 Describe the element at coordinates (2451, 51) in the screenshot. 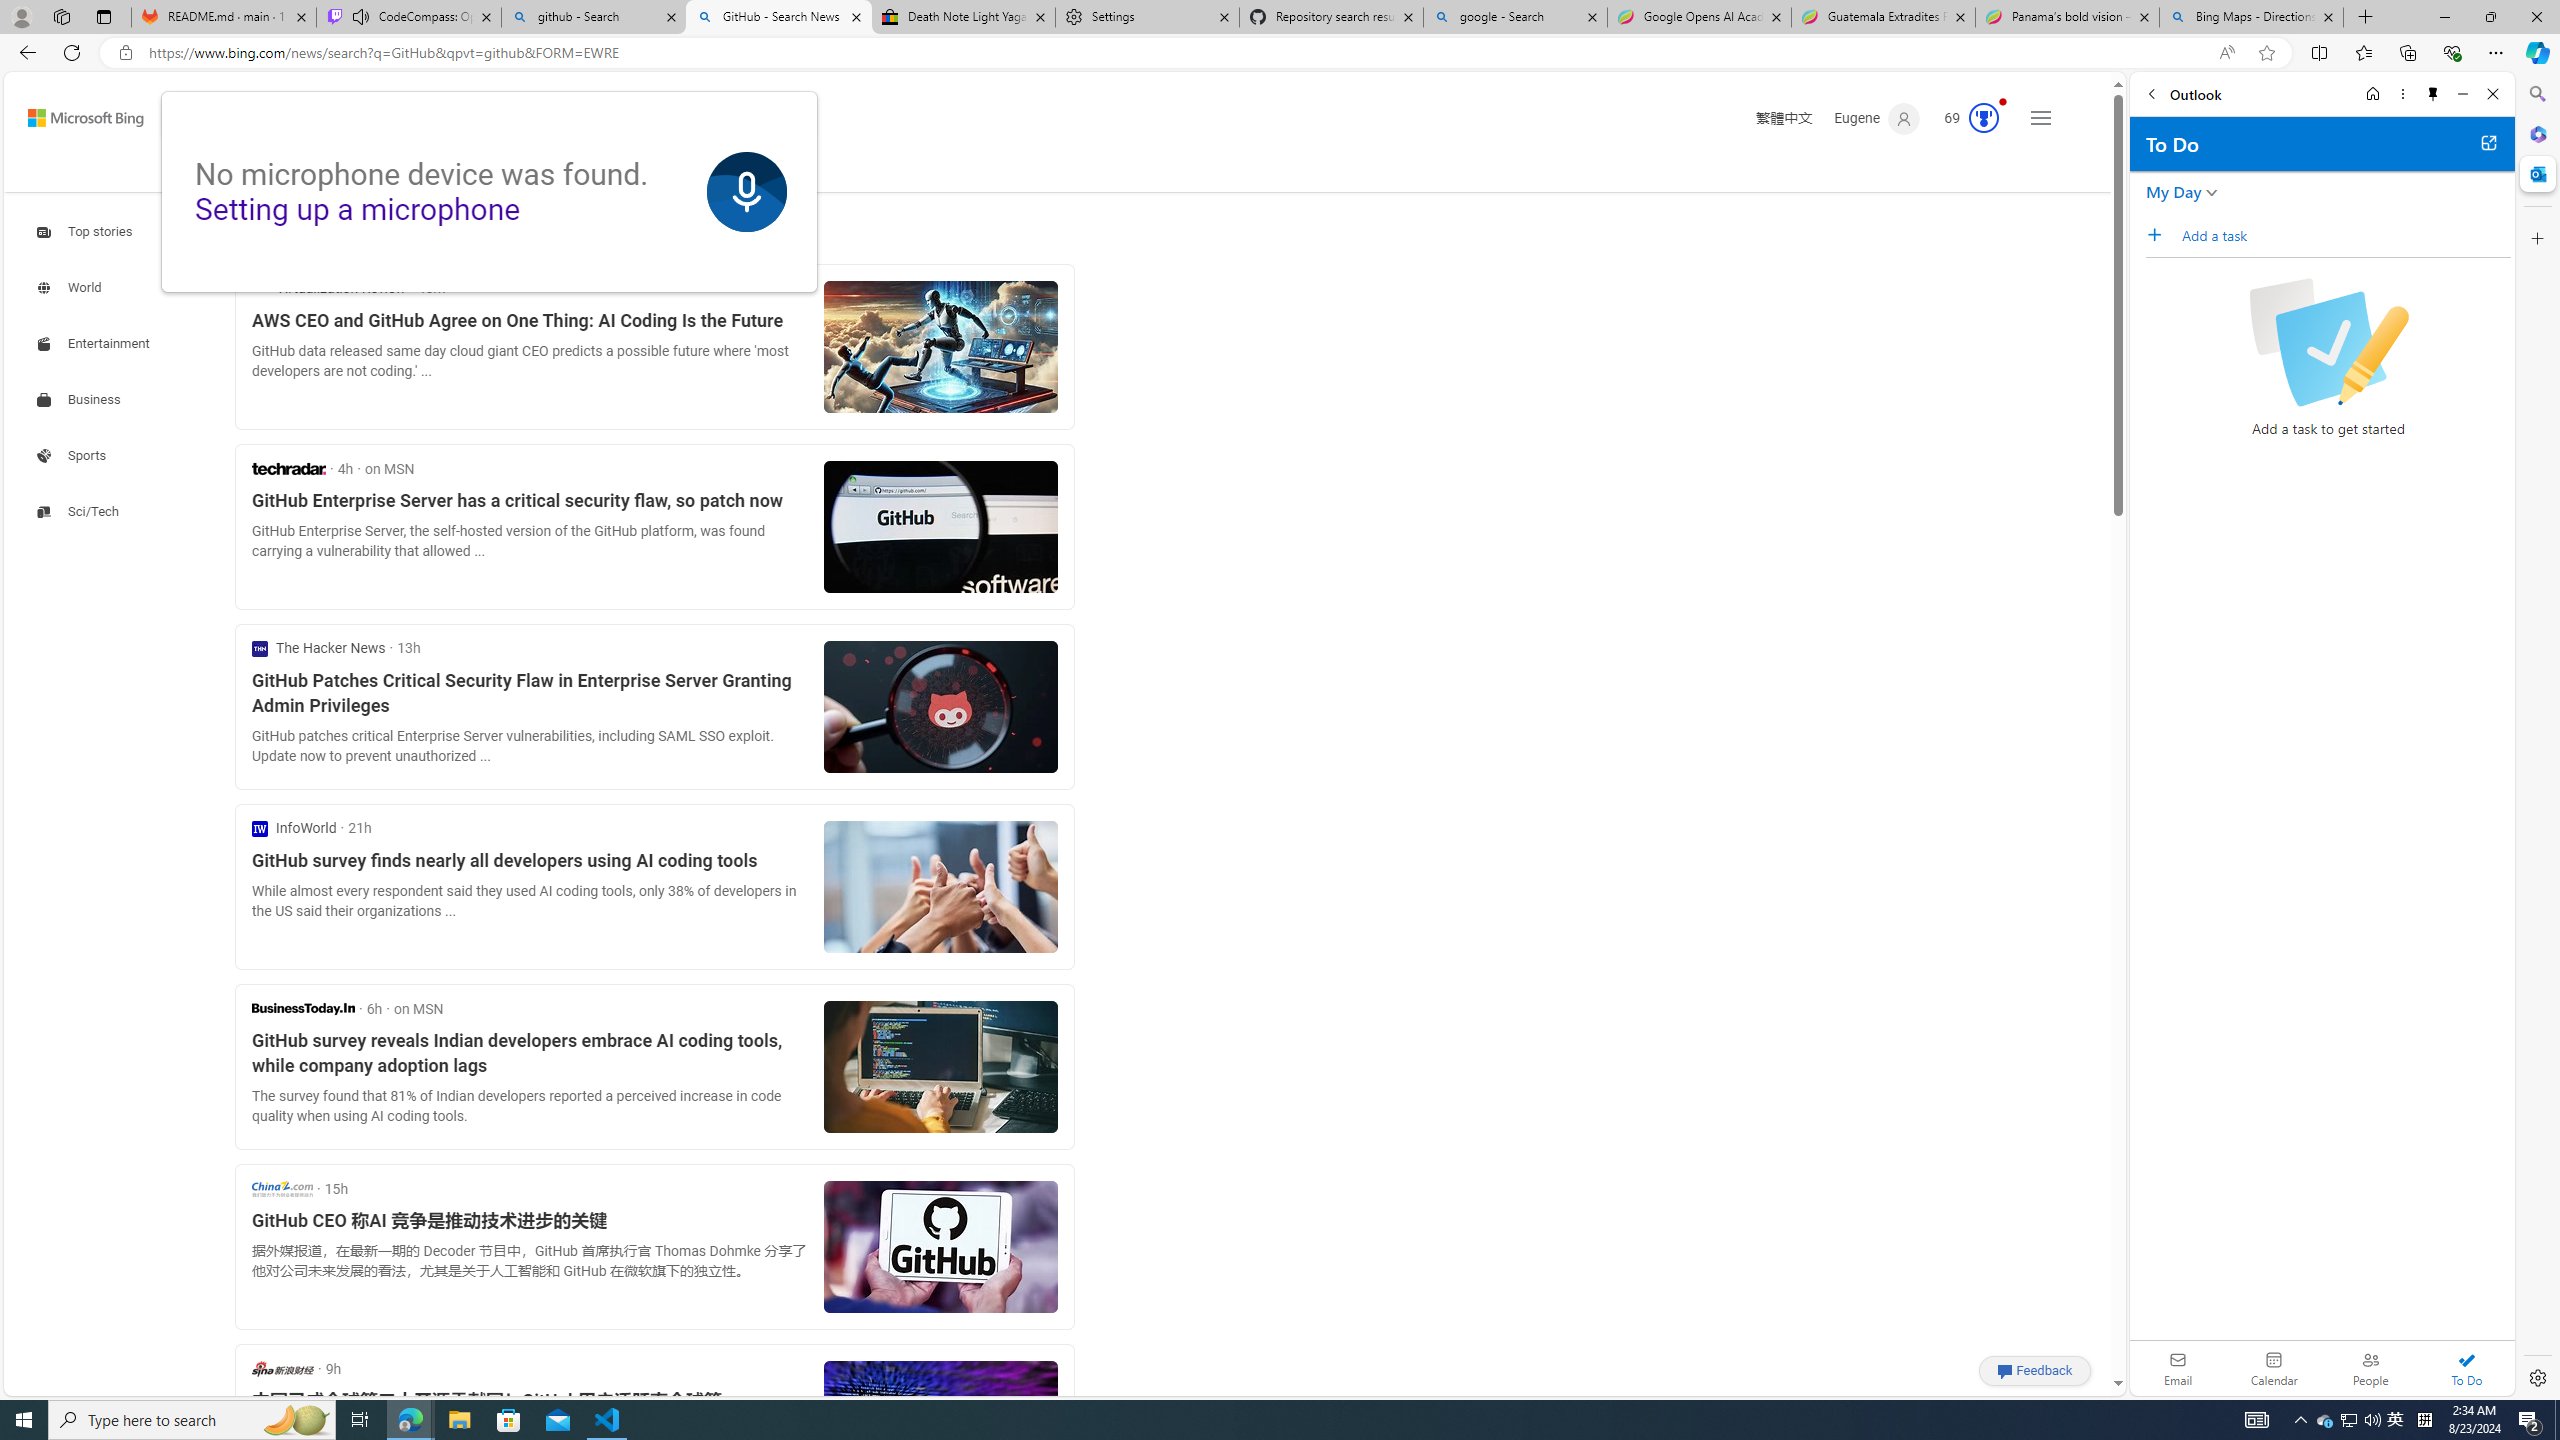

I see `'Browser essentials'` at that location.